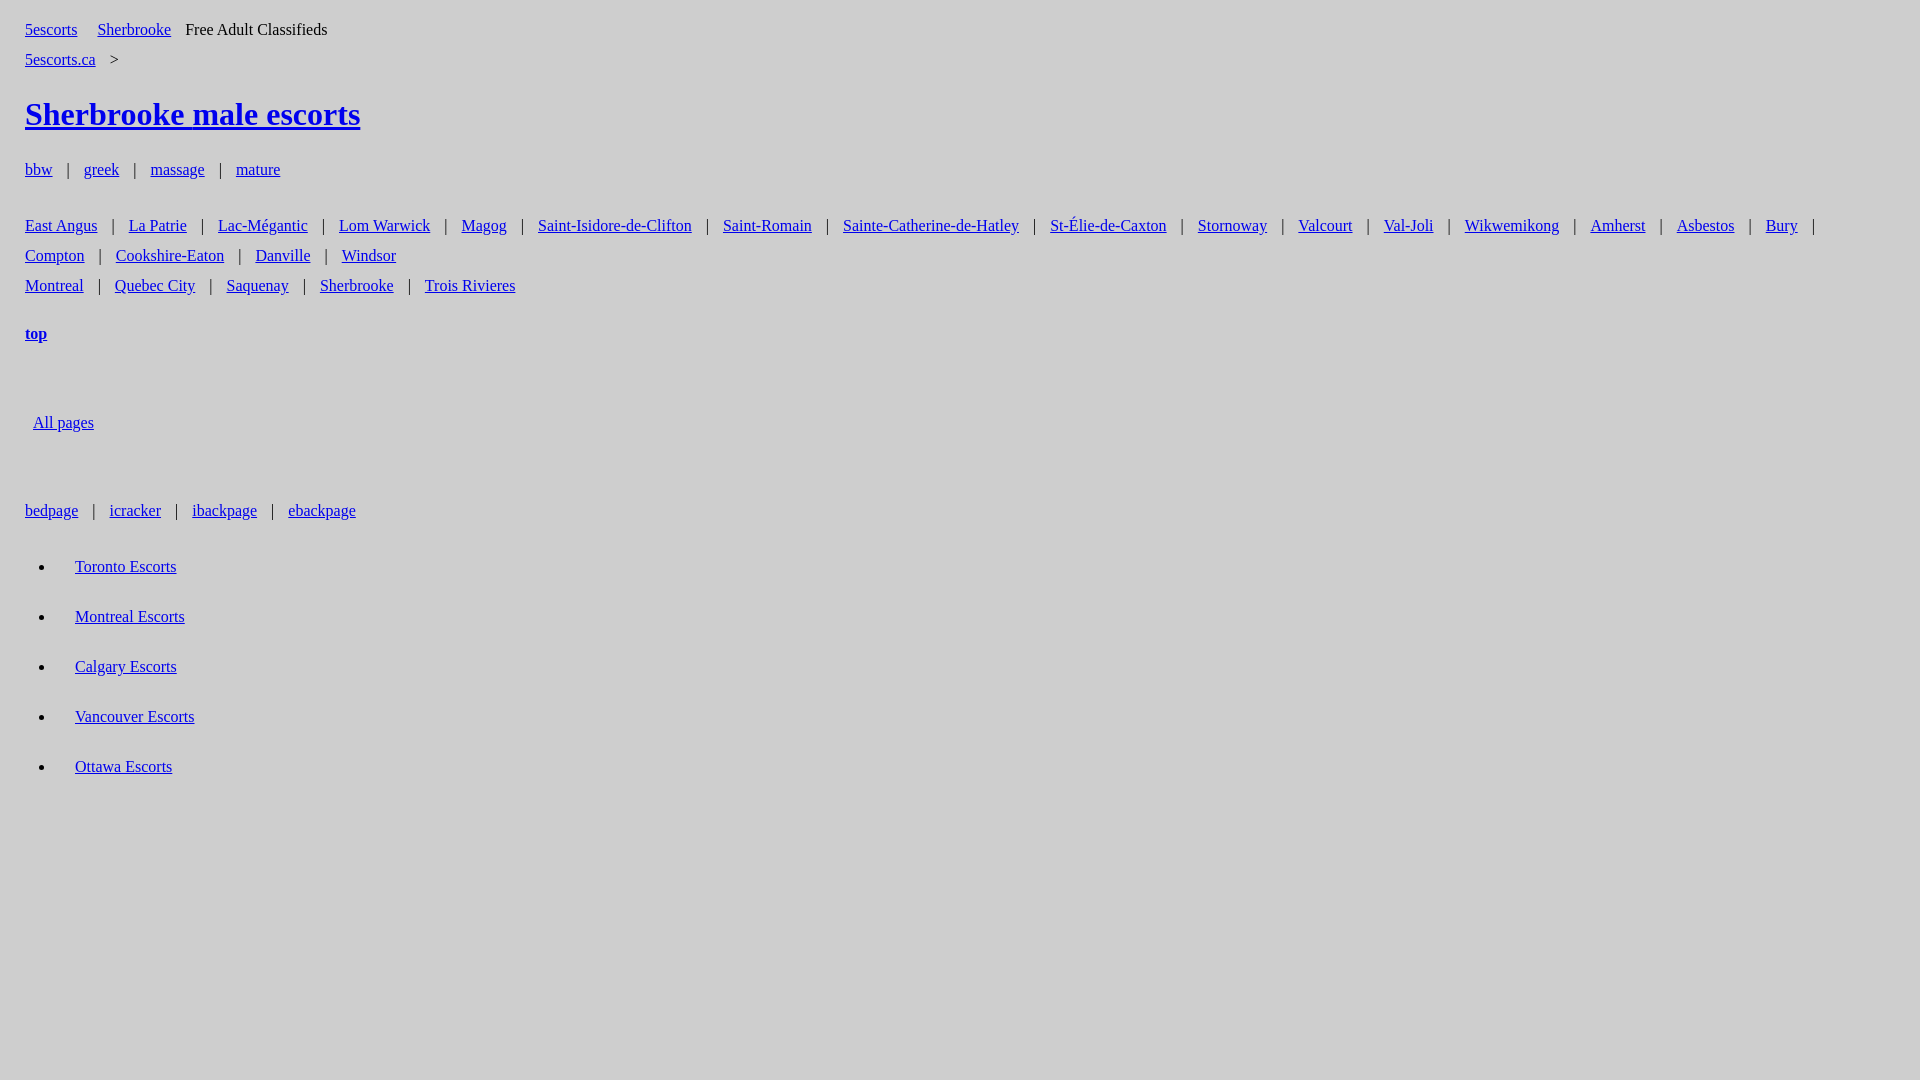  Describe the element at coordinates (930, 225) in the screenshot. I see `'Sainte-Catherine-de-Hatley'` at that location.